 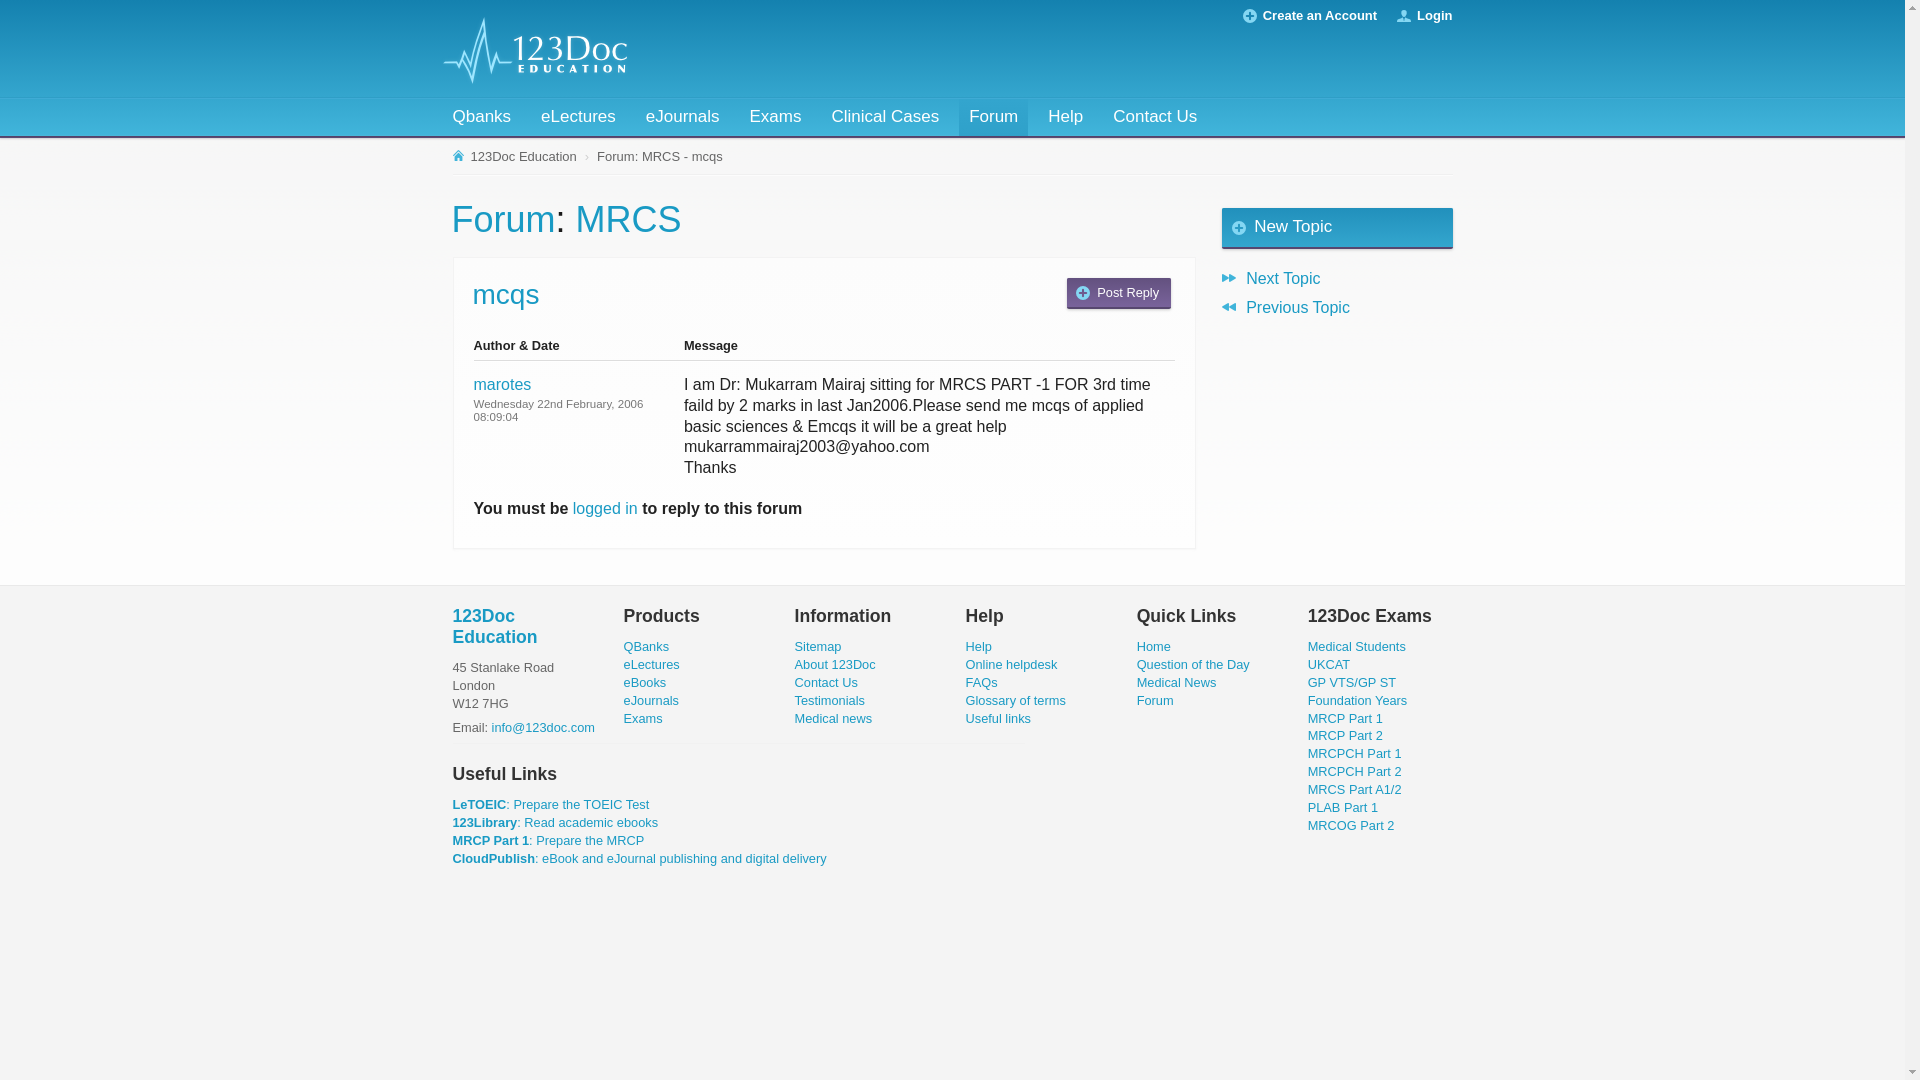 I want to click on 'PLAB Part 1', so click(x=1343, y=806).